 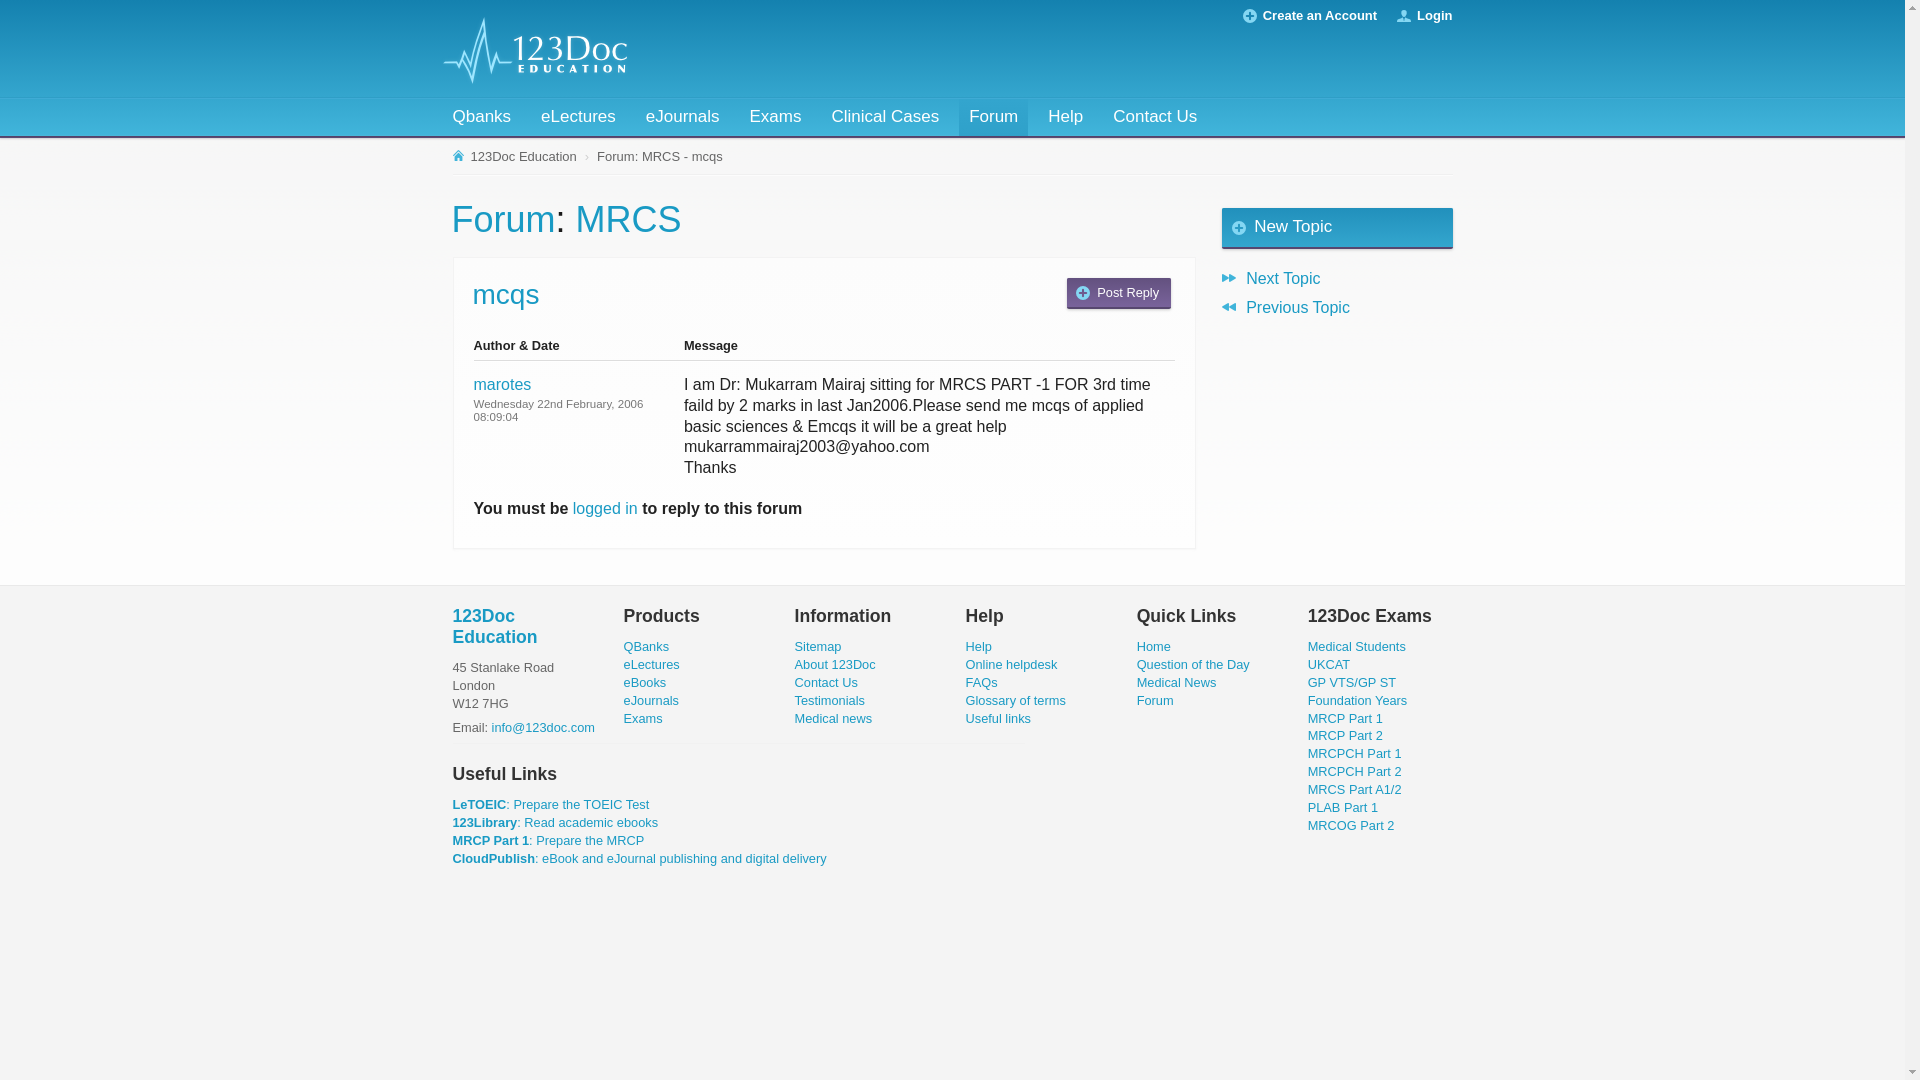 I want to click on 'PLAB Part 1', so click(x=1343, y=806).